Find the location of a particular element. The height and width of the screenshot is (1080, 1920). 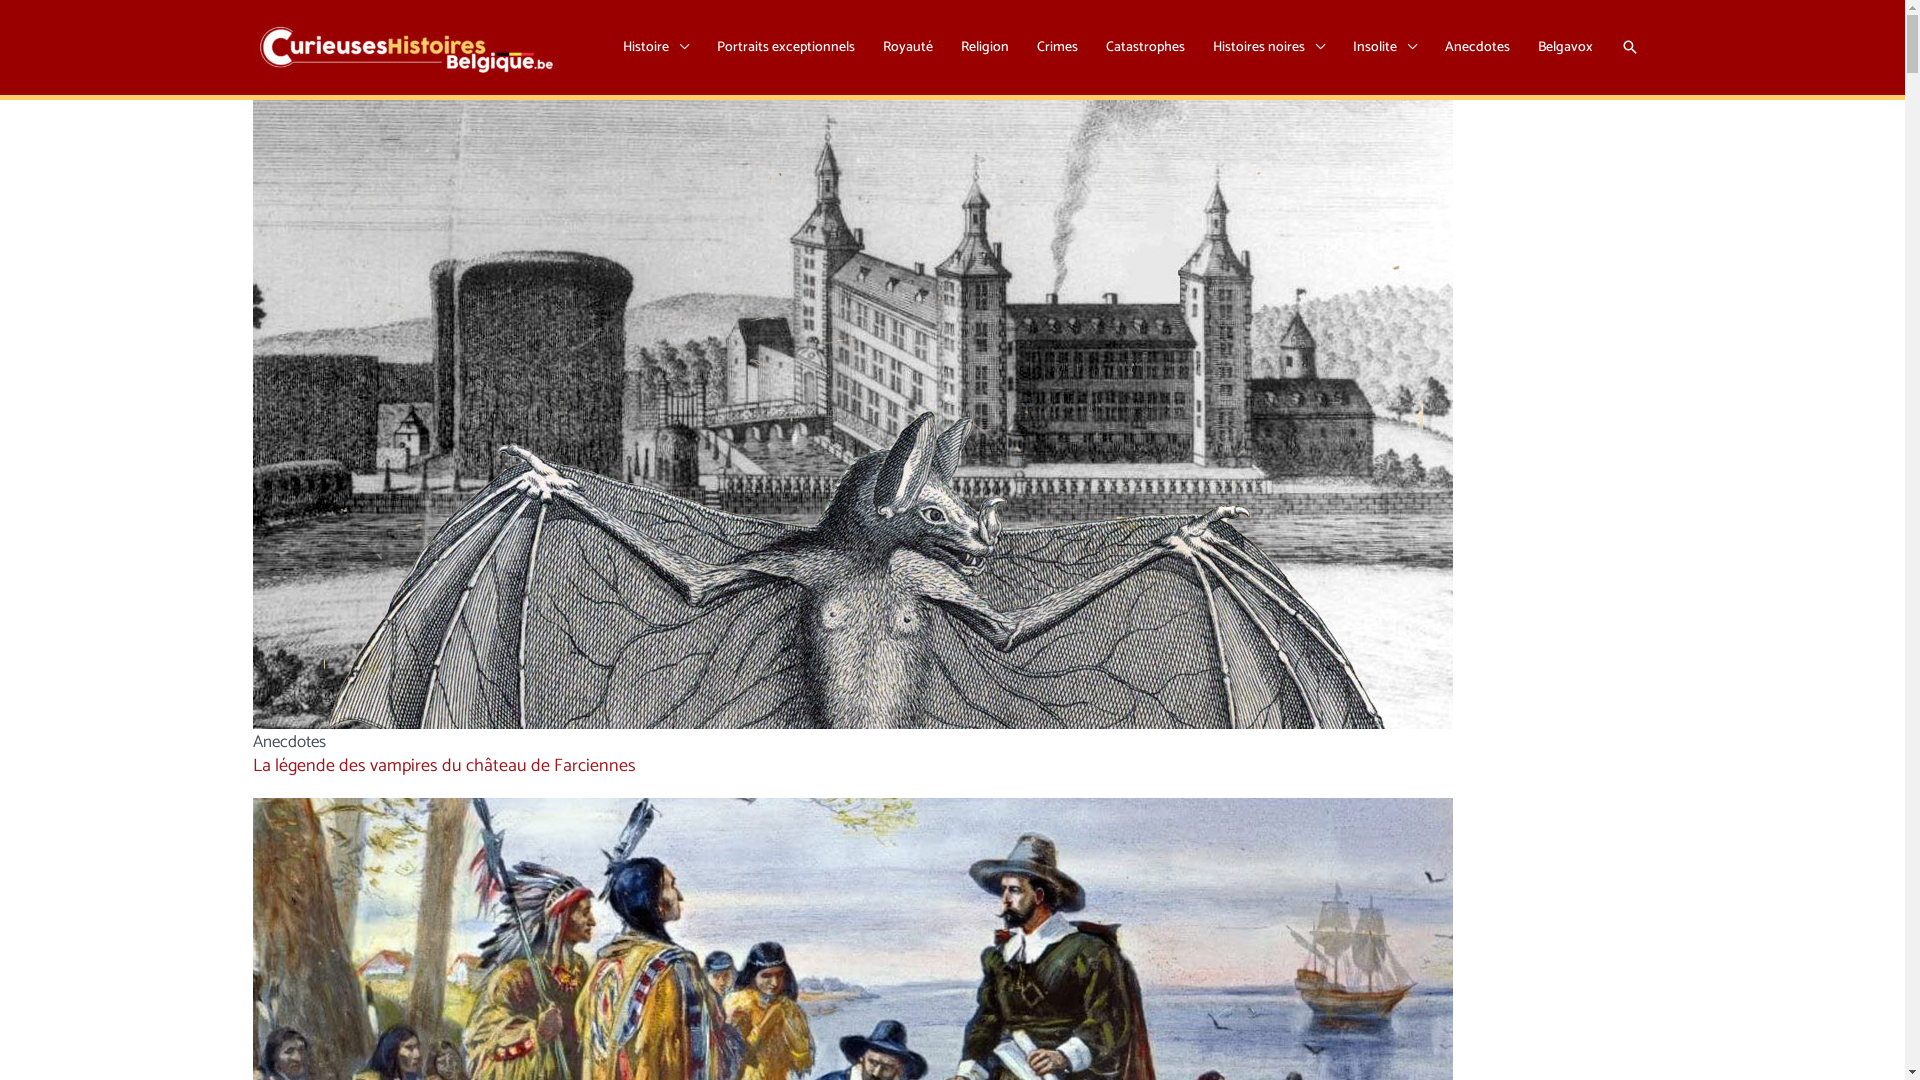

'Rechercher' is located at coordinates (1628, 45).